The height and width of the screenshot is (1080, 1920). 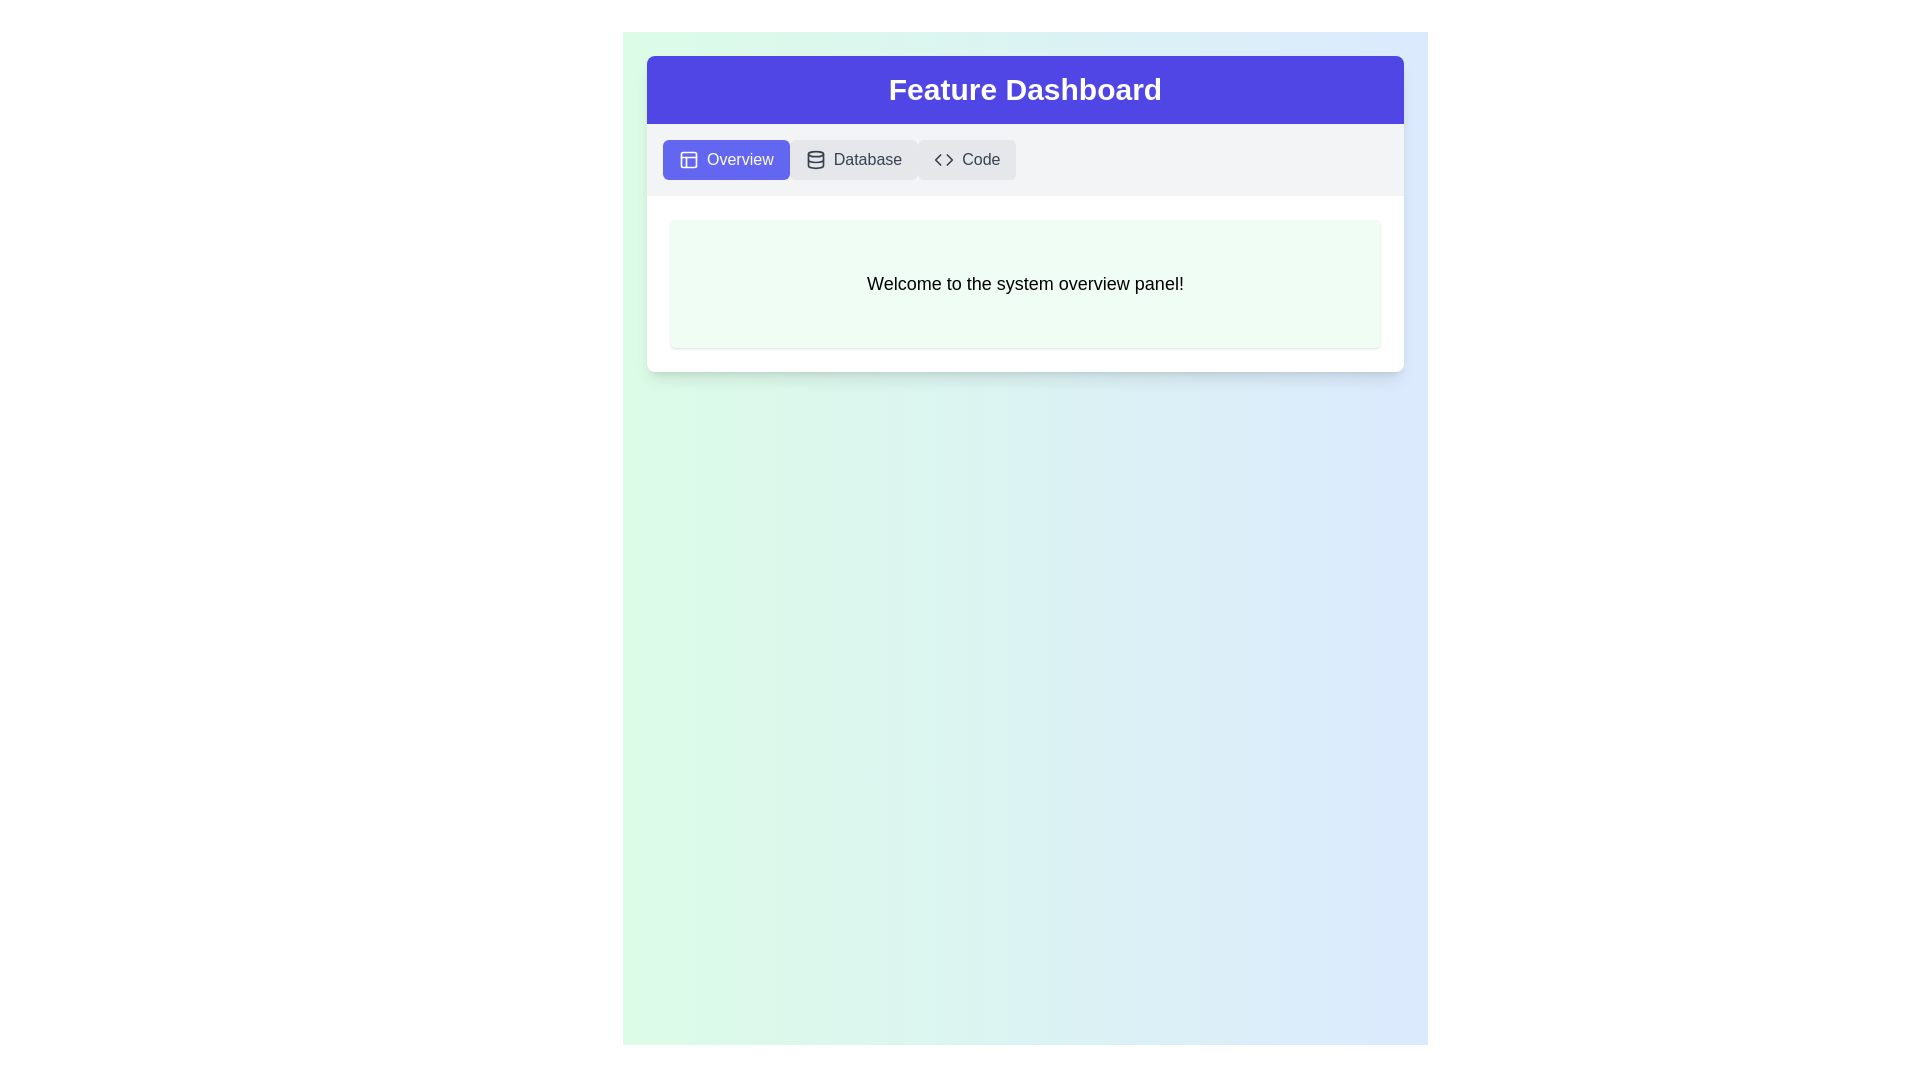 I want to click on the overview button located in the menu area below 'Feature Dashboard' to interact with keyboard controls, so click(x=725, y=158).